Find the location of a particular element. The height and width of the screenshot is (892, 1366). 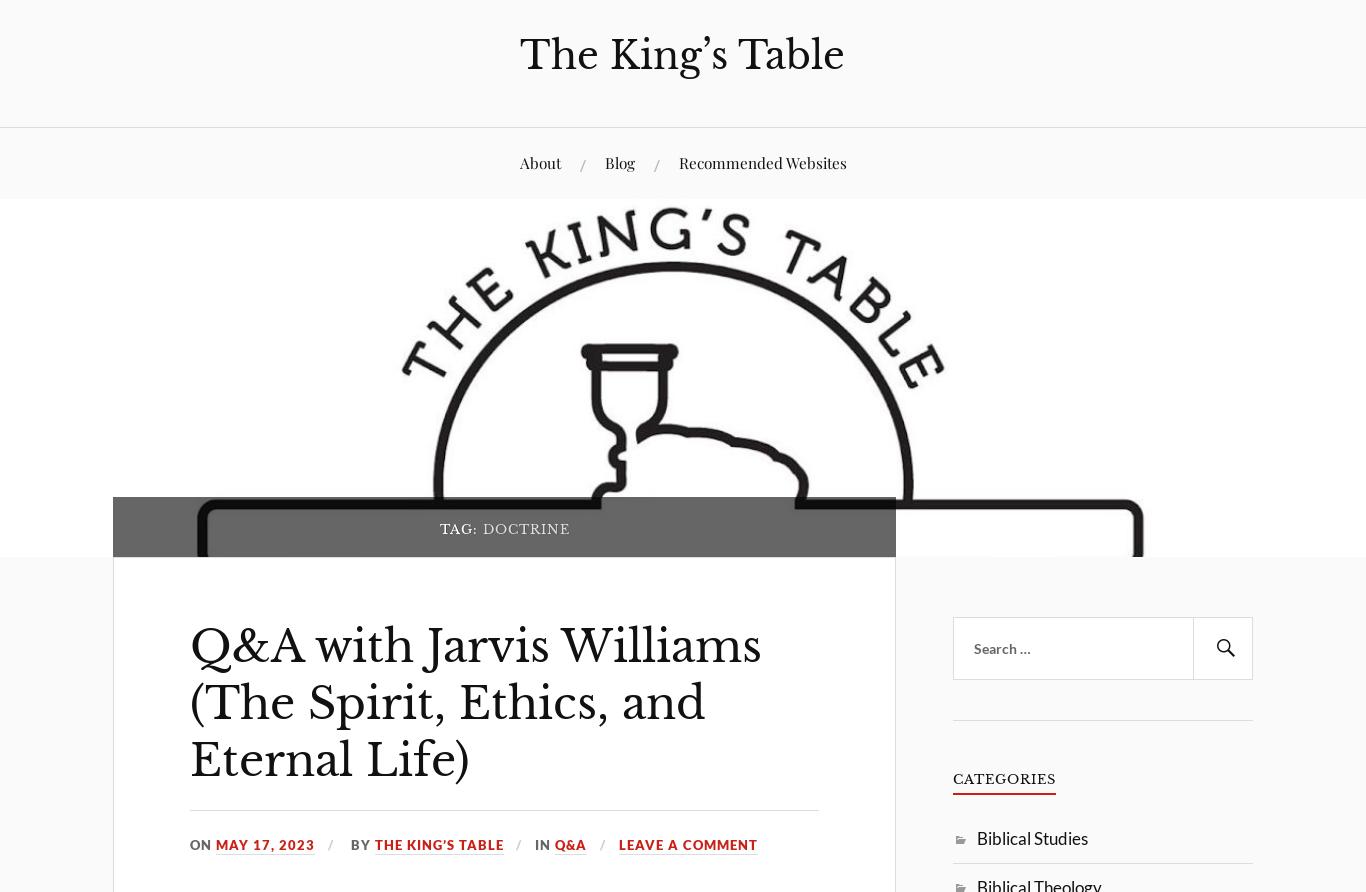

'On' is located at coordinates (201, 843).